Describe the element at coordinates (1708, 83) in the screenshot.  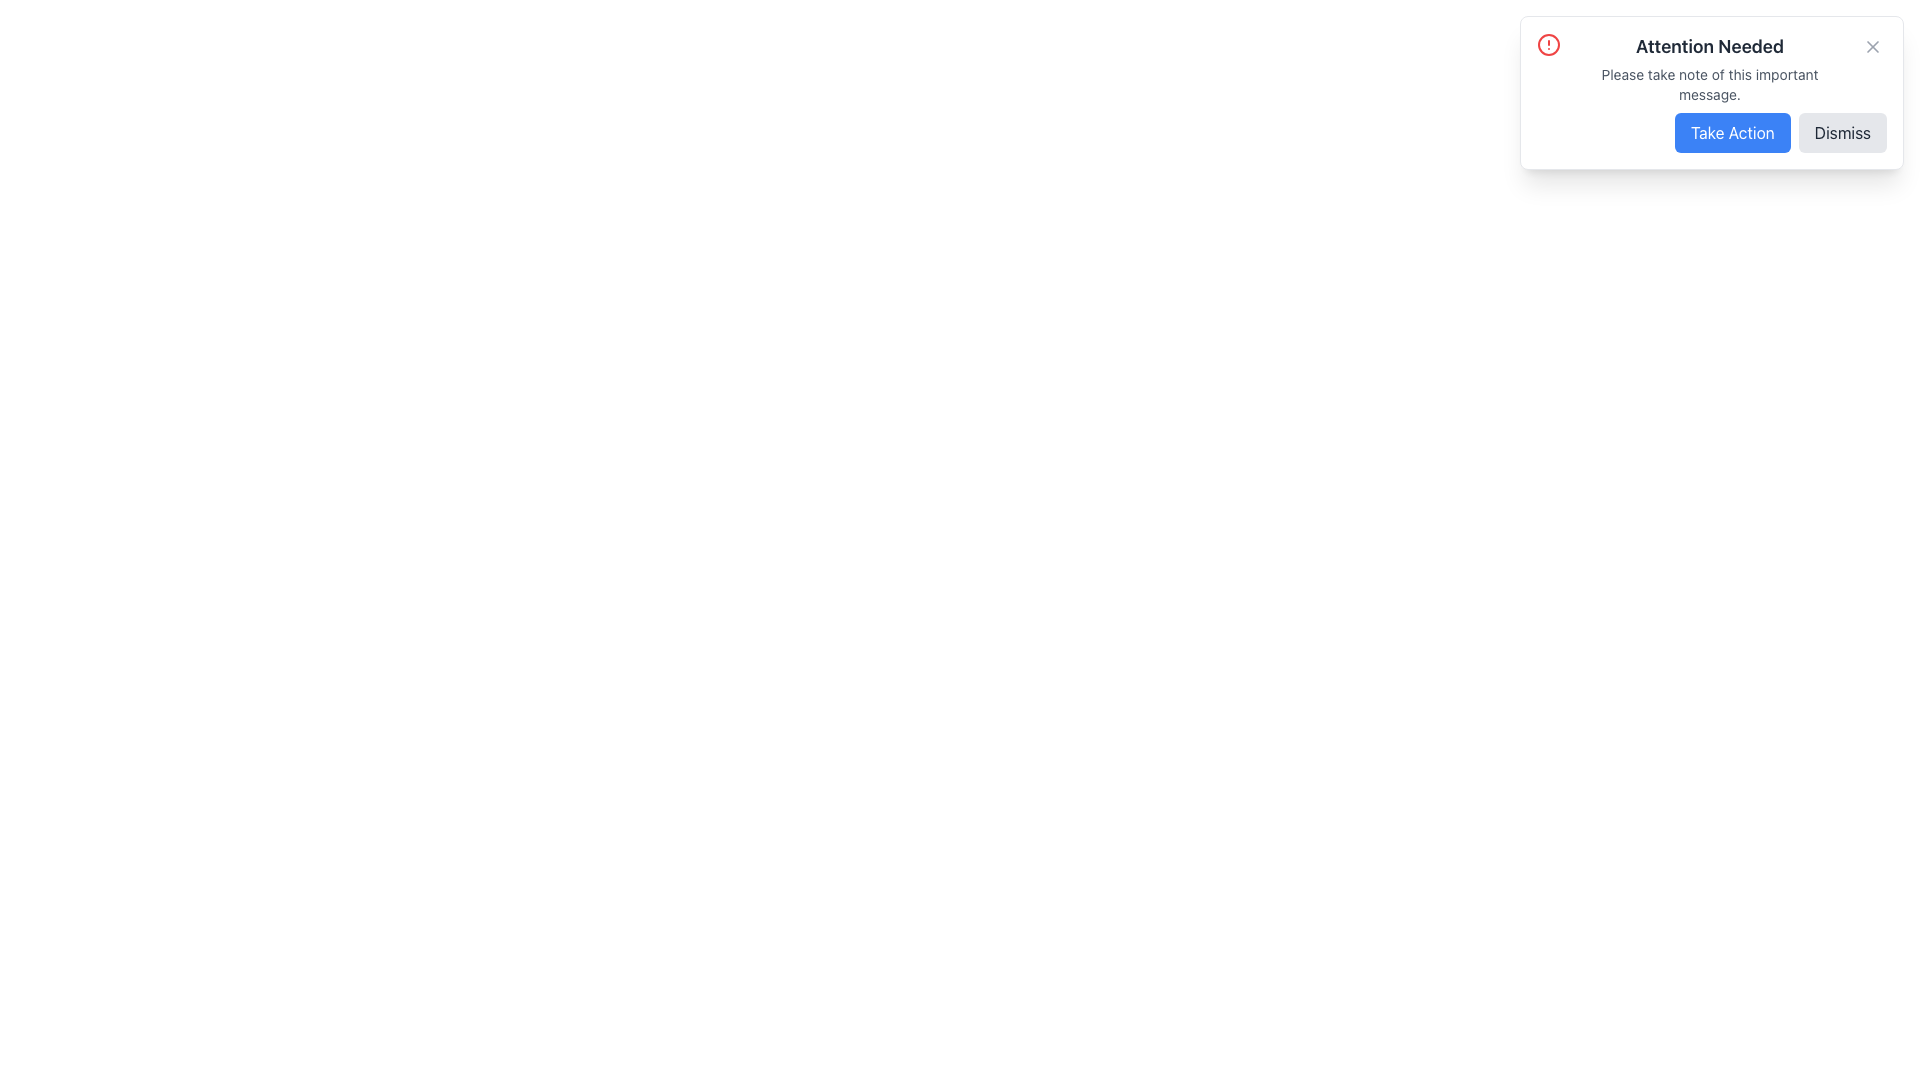
I see `the text block that displays the message 'Please take note of this important message.' positioned beneath the 'Attention Needed' header in a card-like notification box` at that location.